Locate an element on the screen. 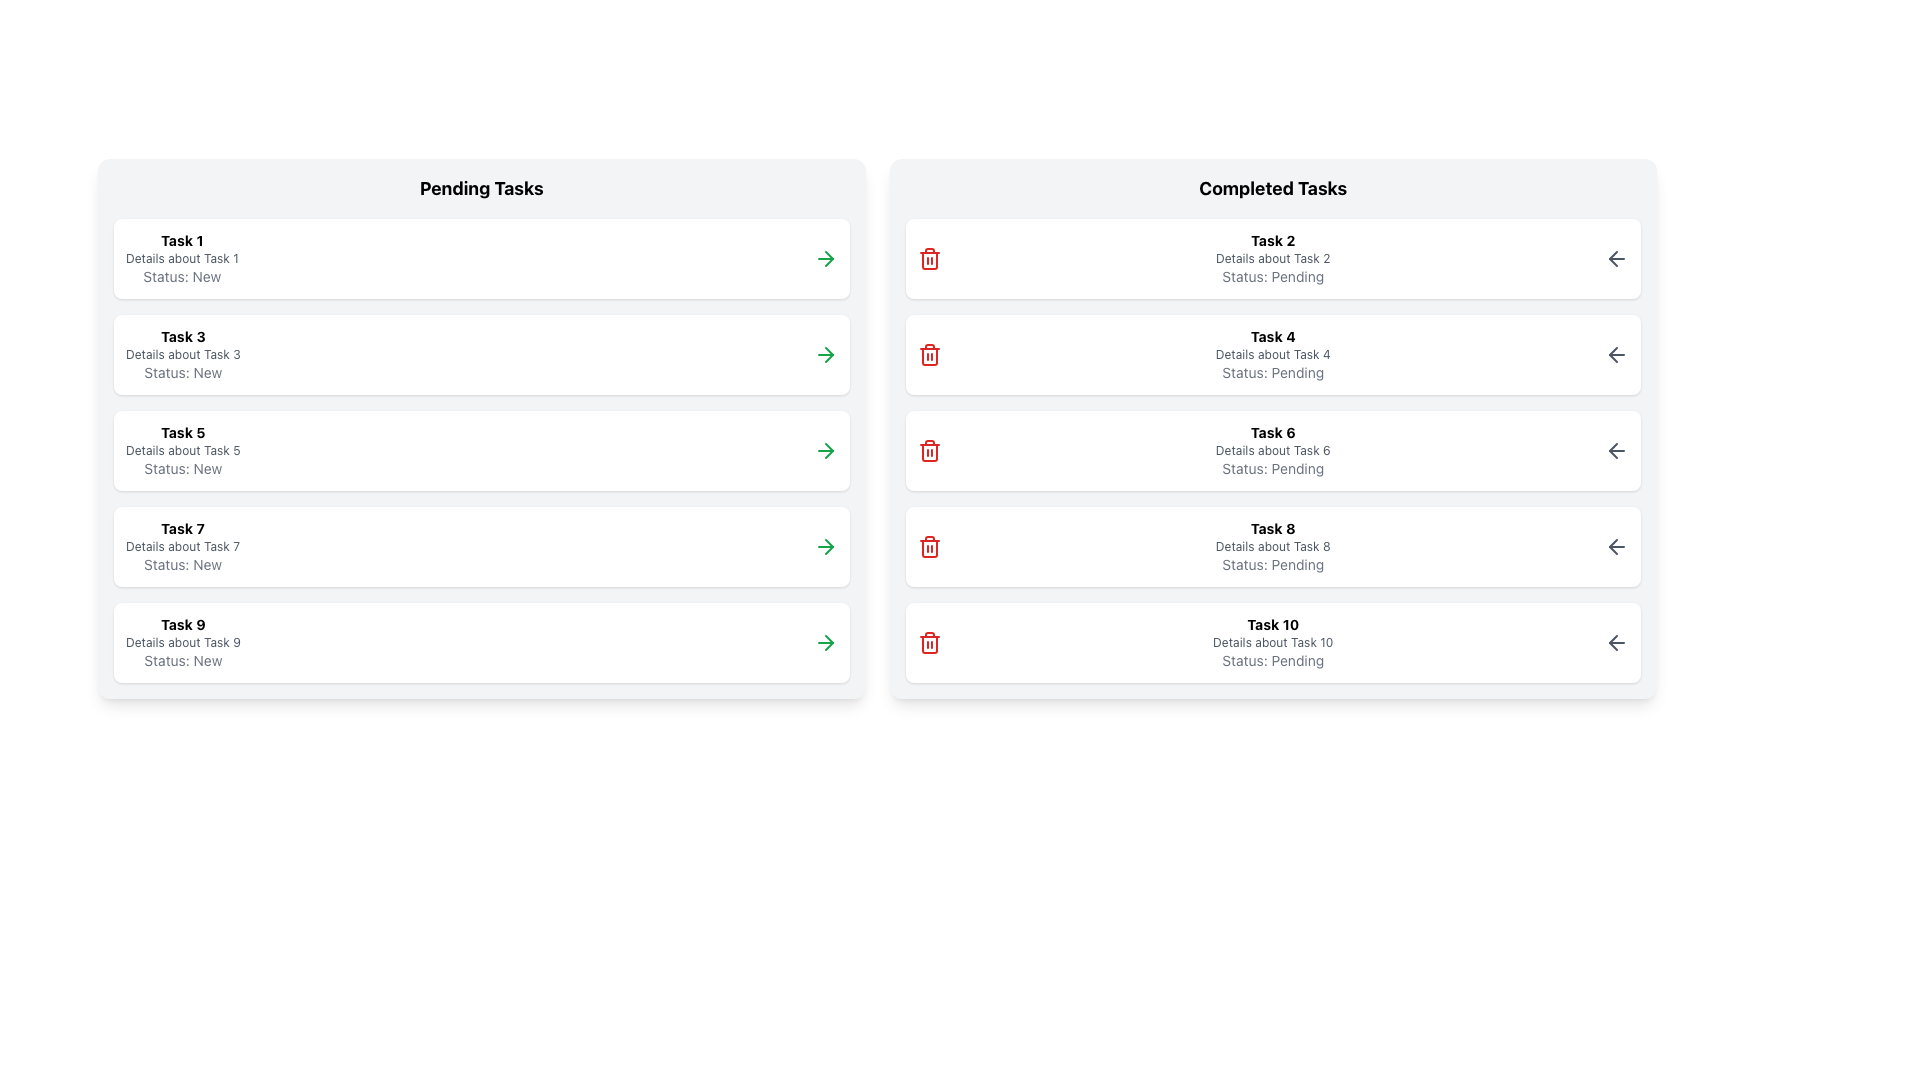 Image resolution: width=1920 pixels, height=1080 pixels. the fifth List item card in the 'Completed Tasks' section, which contains the title 'Task 10', description 'Details about Task 10', and status 'Status: Pending' is located at coordinates (1272, 643).